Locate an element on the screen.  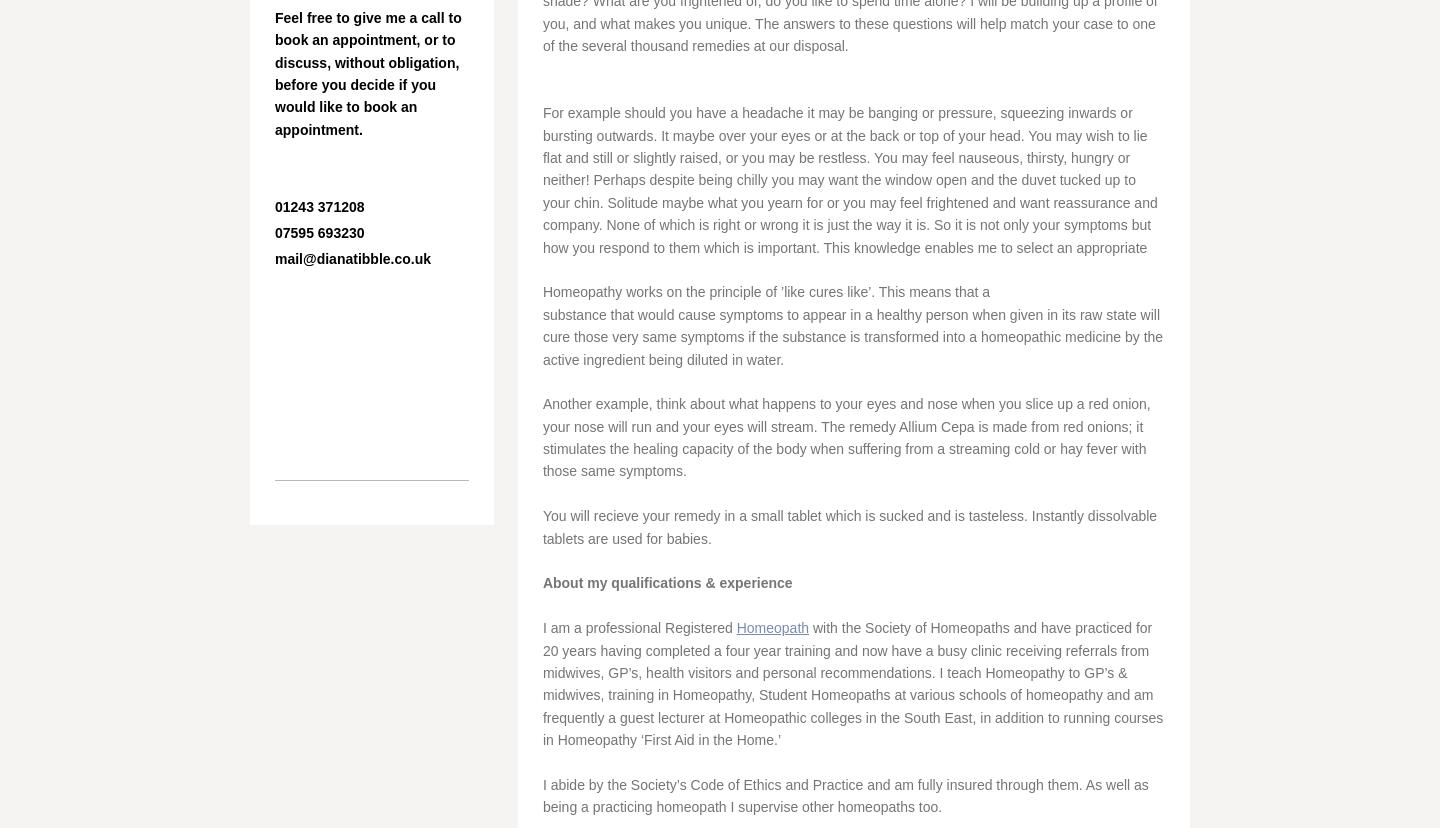
'Another example, think about what happens to your eyes and nose when you slice up a red onion, your nose will run and your eyes will stream. The remedy Allium Cepa is made from red onions; it
stimulates the healing capacity of the body when suffering from a streaming cold or hay fever with those same symptoms.' is located at coordinates (845, 437).